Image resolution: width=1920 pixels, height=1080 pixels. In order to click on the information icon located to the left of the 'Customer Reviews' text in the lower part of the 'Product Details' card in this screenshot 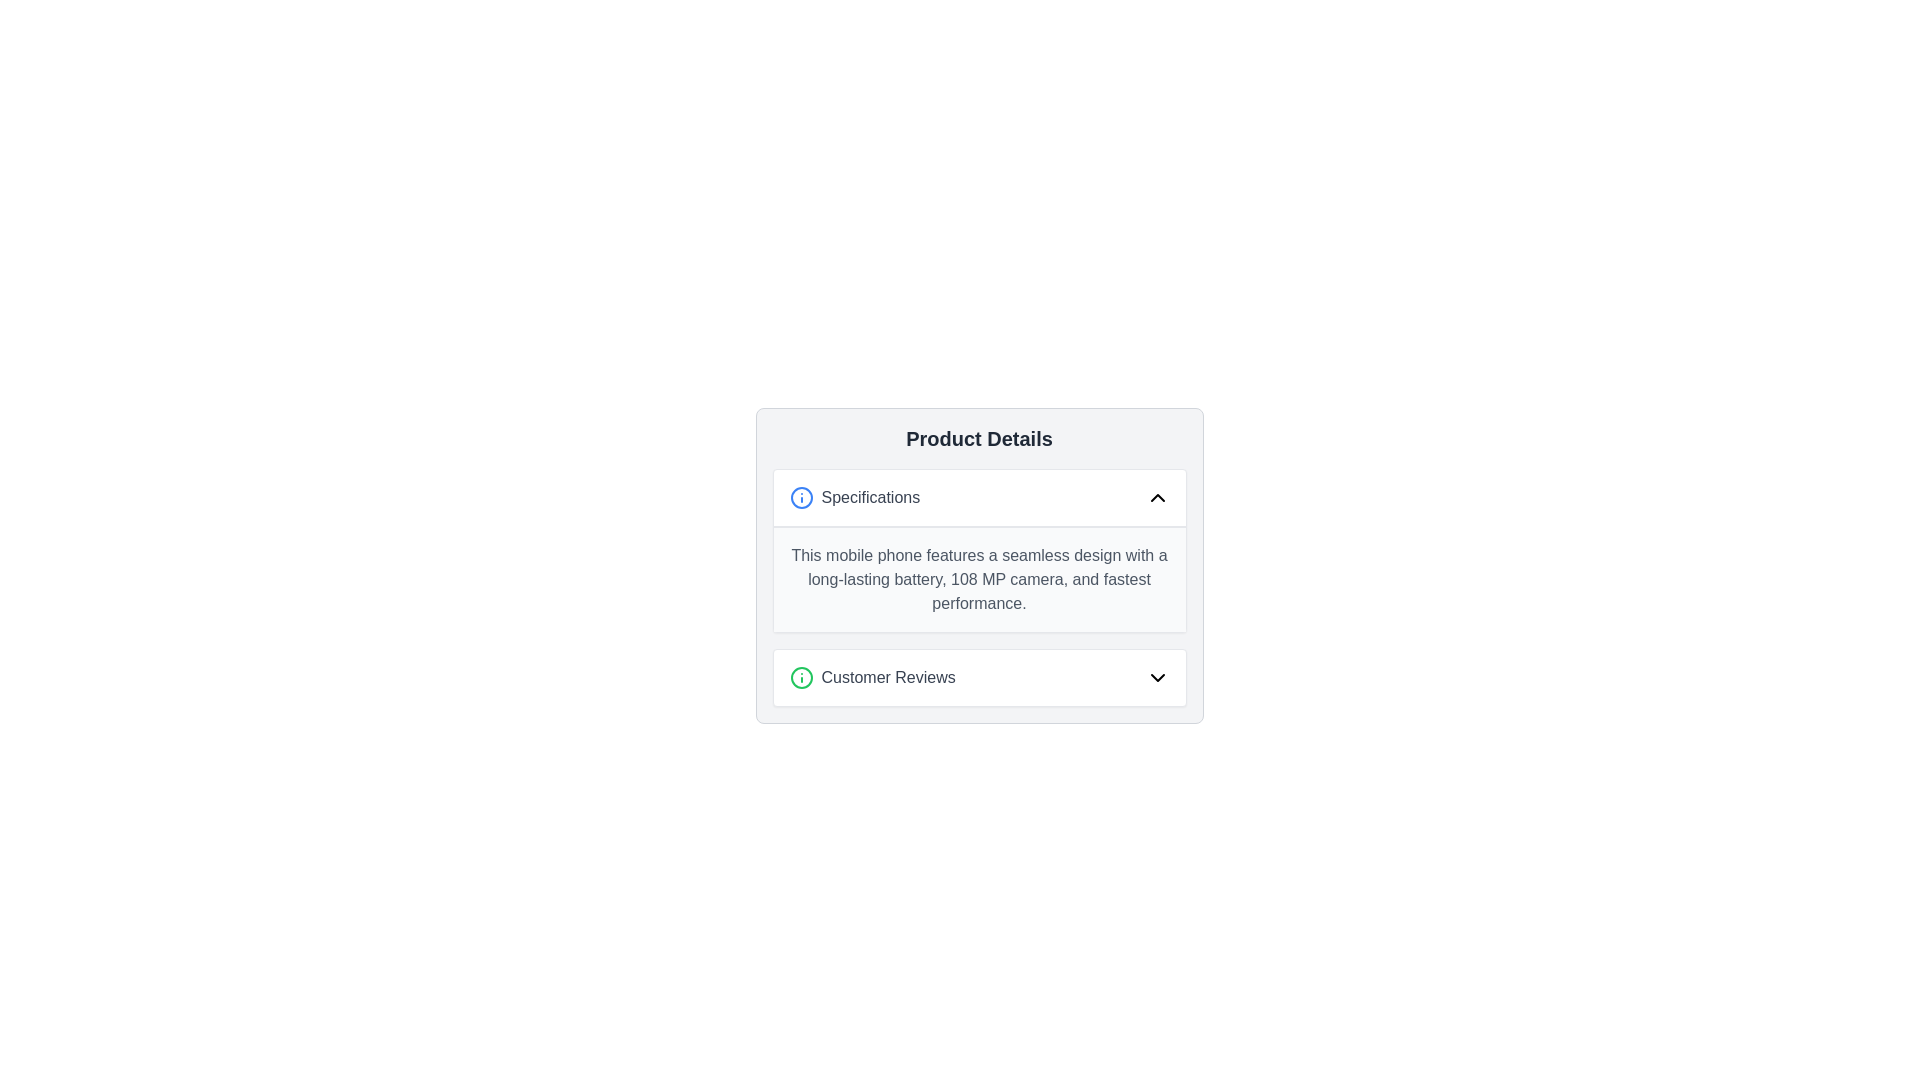, I will do `click(801, 677)`.